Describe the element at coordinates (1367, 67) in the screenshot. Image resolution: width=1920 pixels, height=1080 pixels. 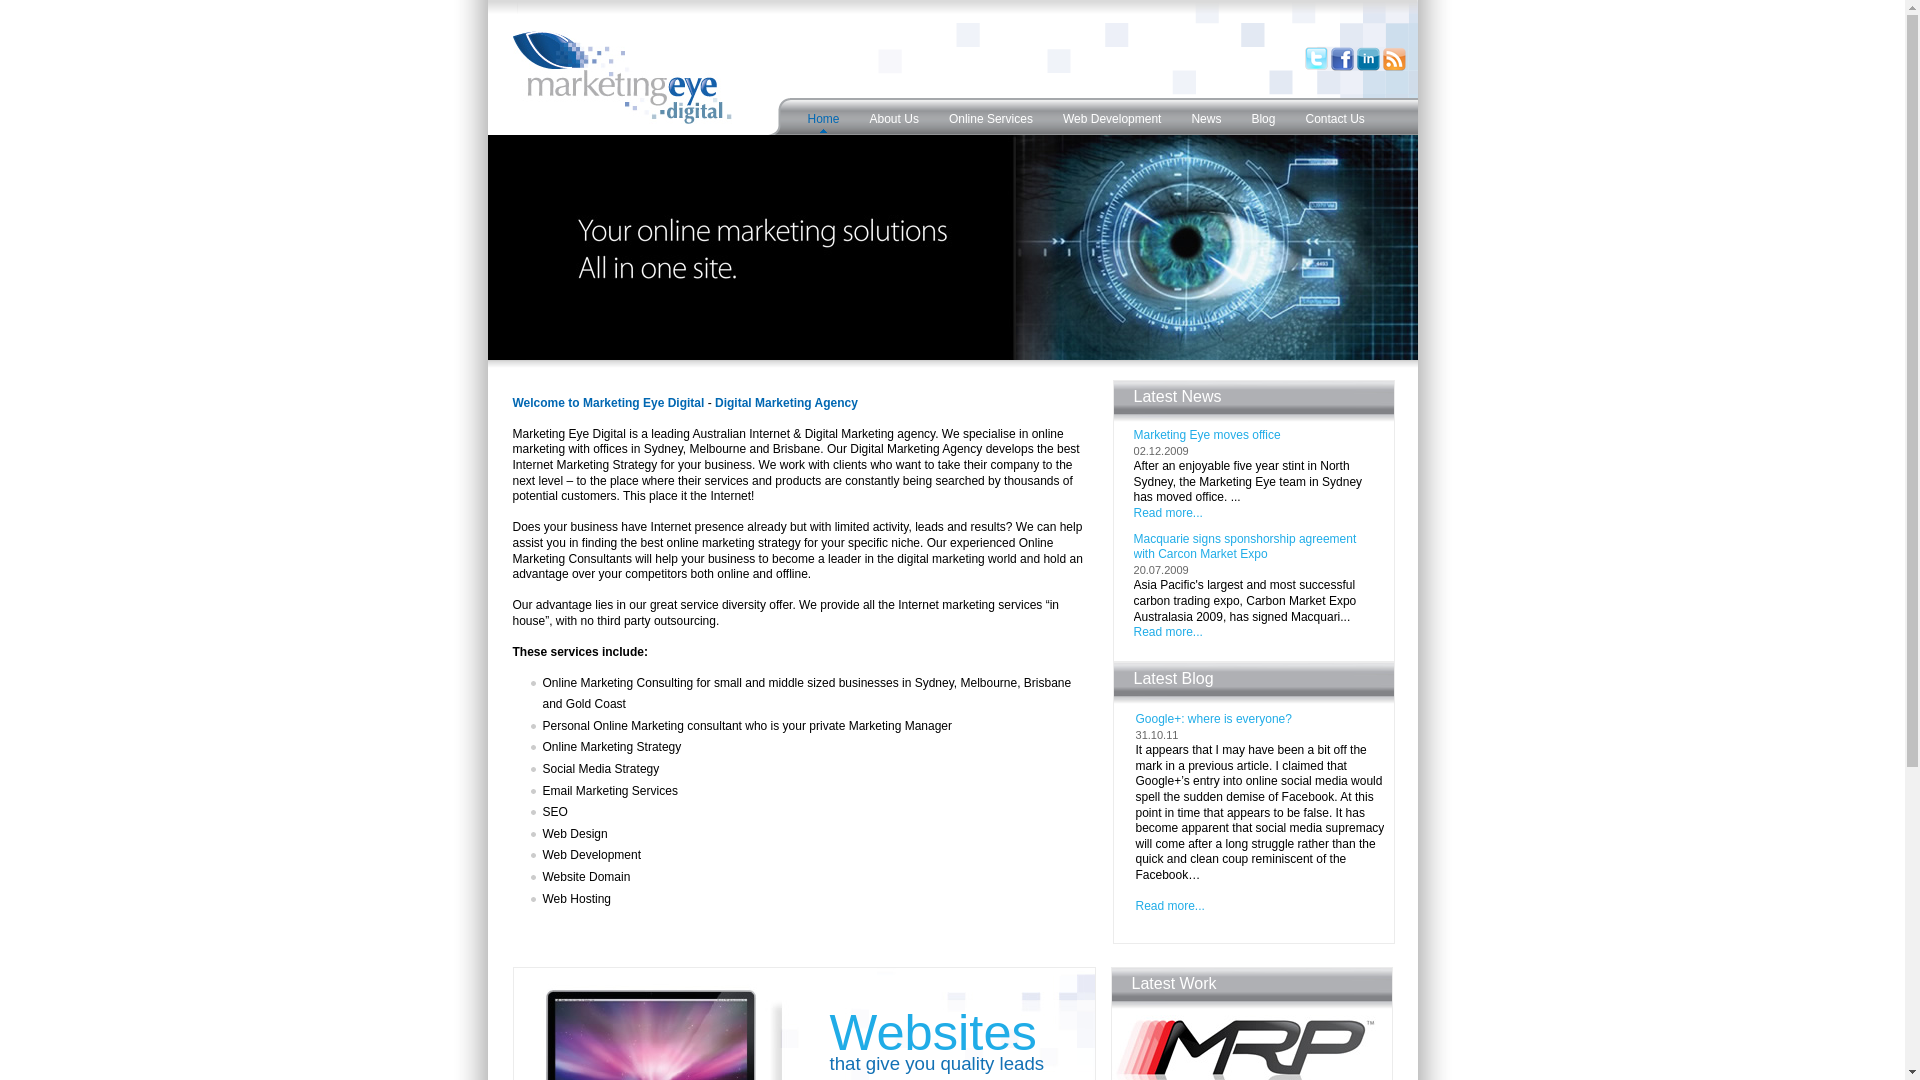
I see `'LinkedIn'` at that location.